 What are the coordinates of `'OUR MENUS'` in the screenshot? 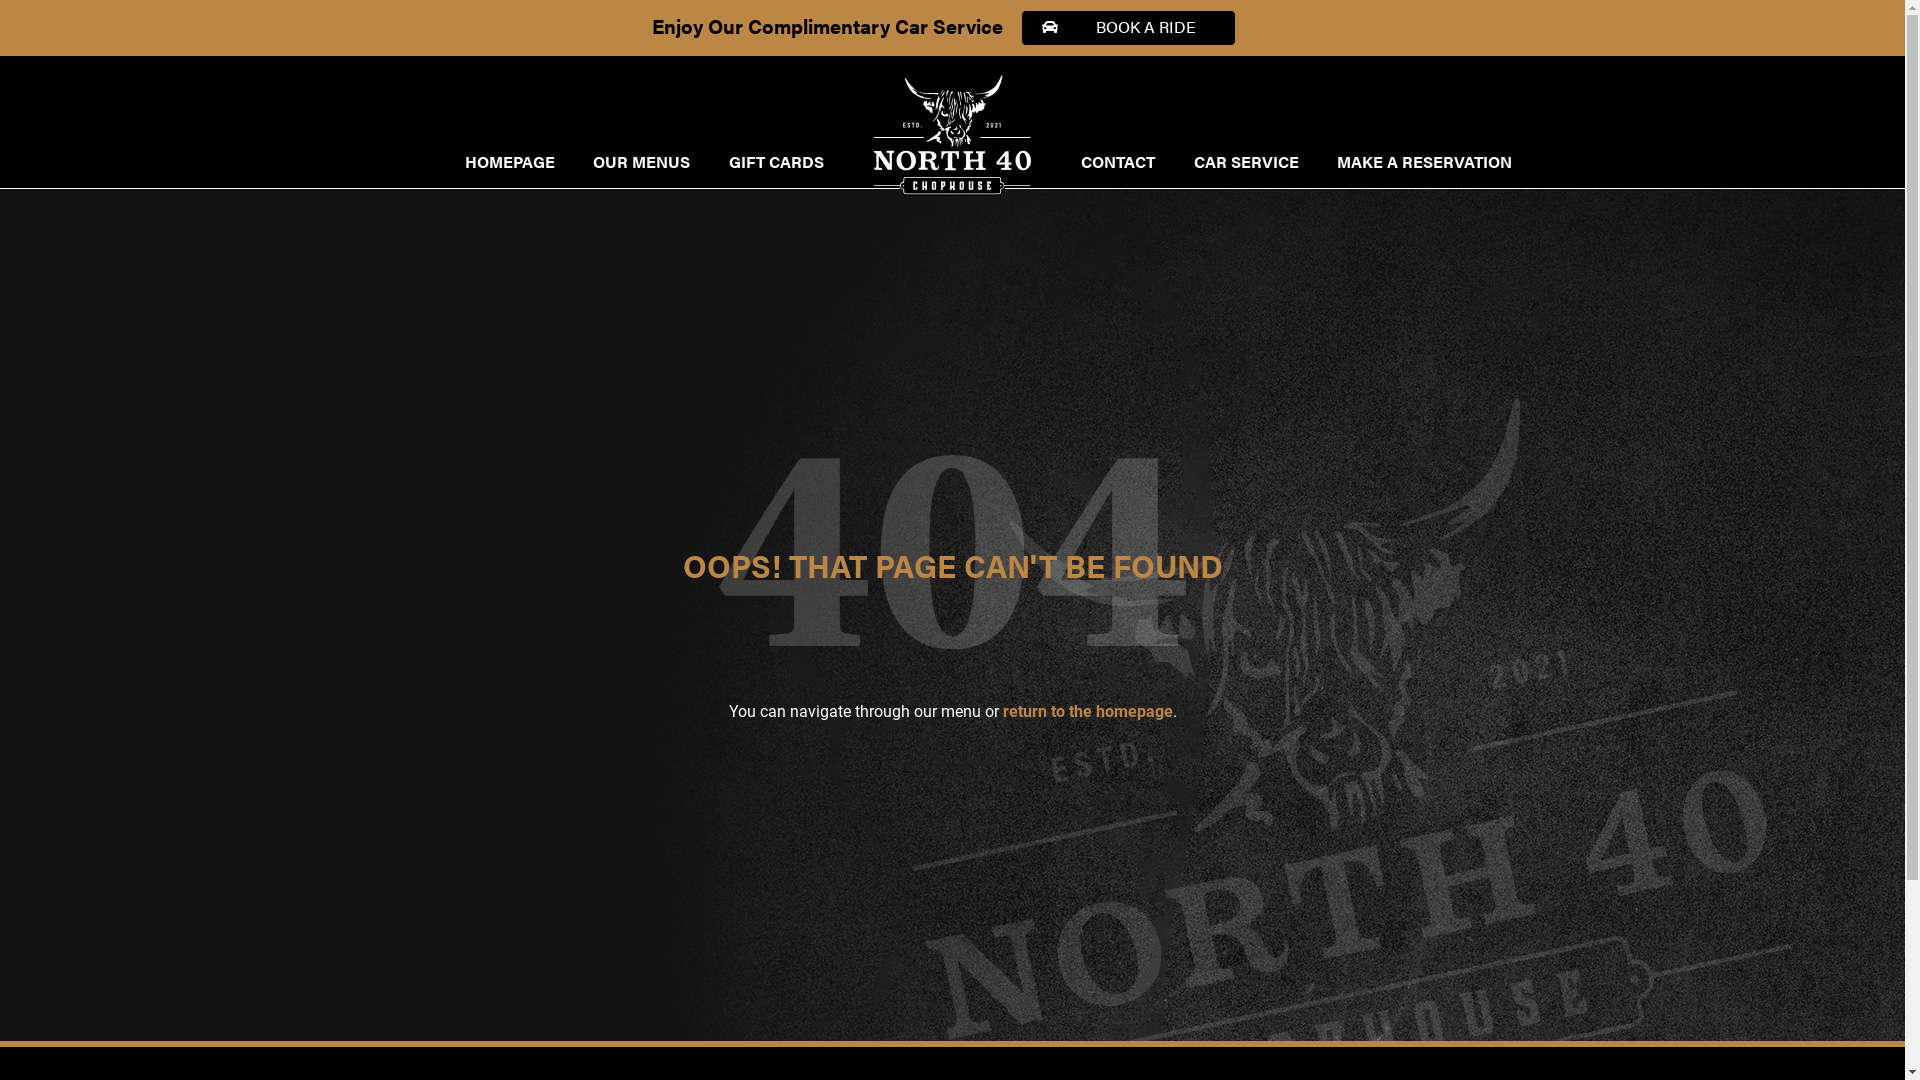 It's located at (641, 160).